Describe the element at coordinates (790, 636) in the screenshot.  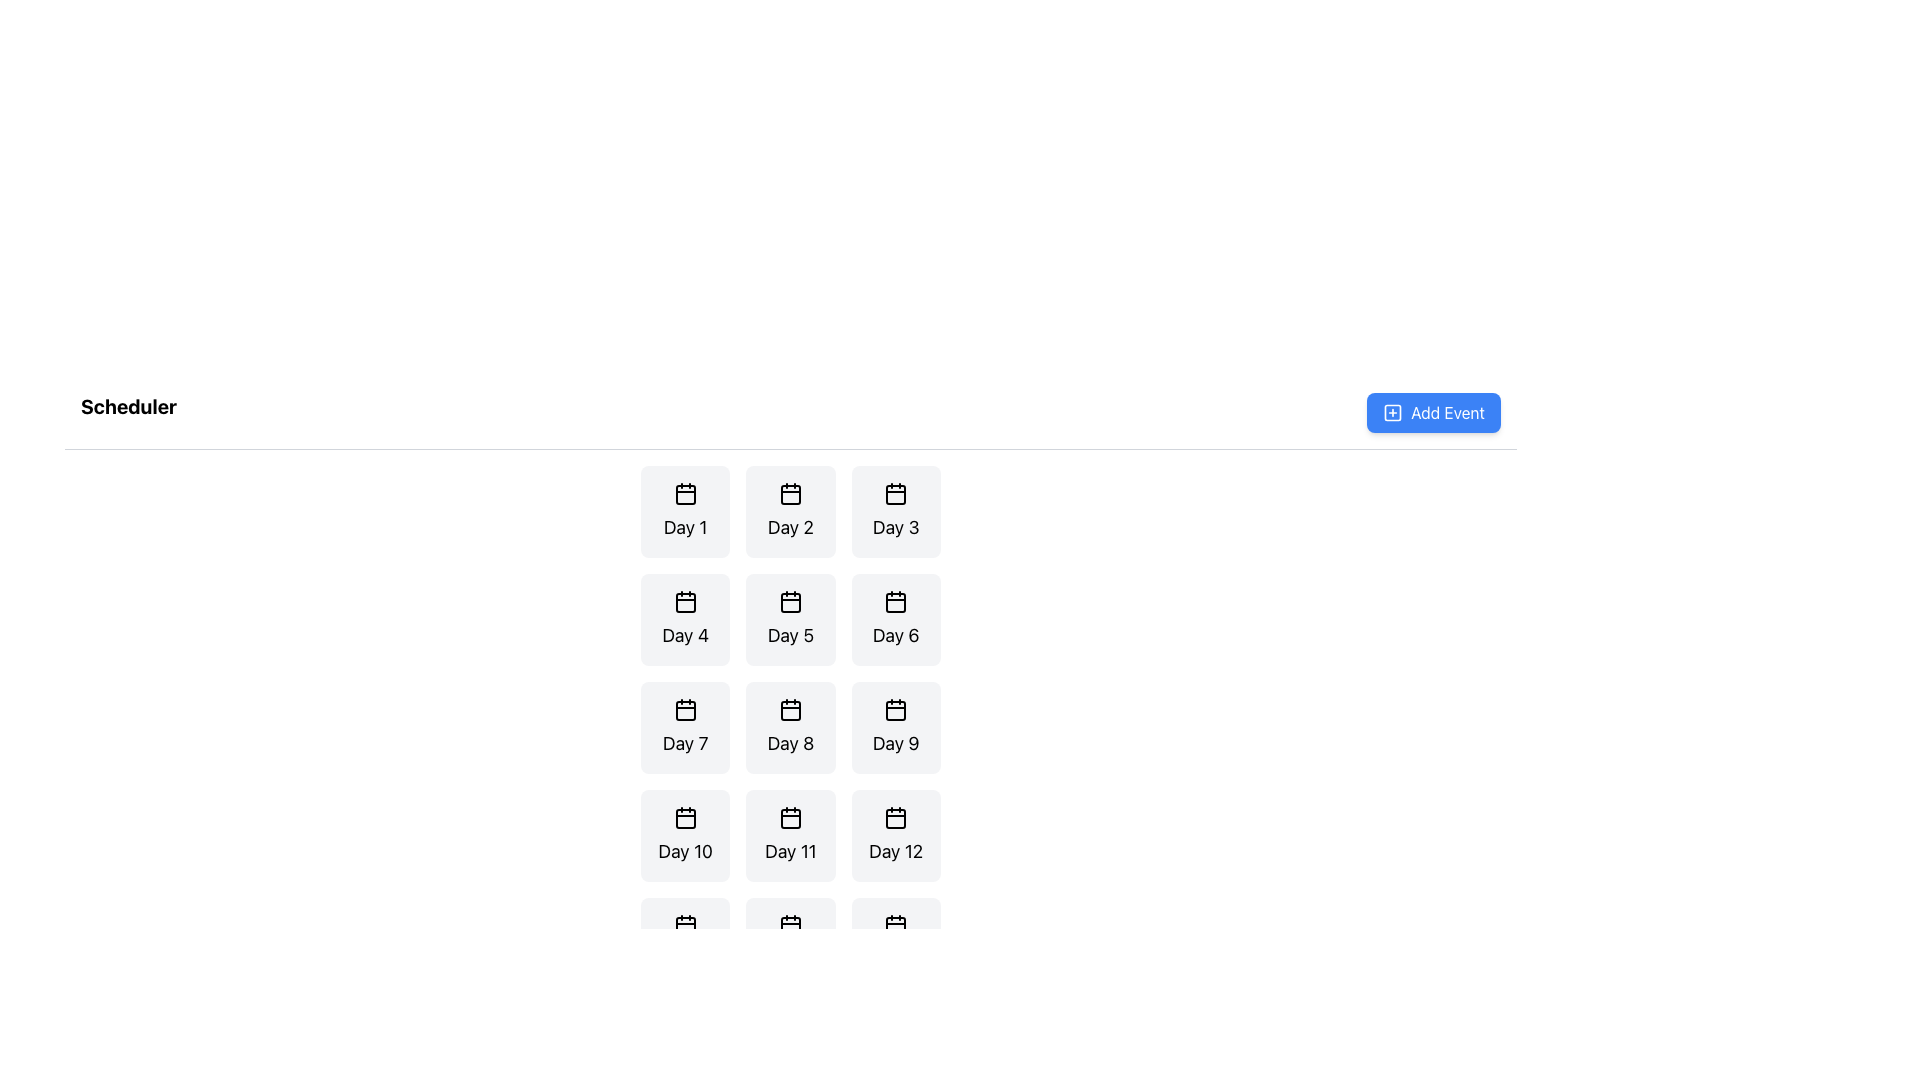
I see `the 'Day 5' text label, which is styled with a larger font size and centered alignment, located in the second column of the second row of a grid layout of buttons` at that location.